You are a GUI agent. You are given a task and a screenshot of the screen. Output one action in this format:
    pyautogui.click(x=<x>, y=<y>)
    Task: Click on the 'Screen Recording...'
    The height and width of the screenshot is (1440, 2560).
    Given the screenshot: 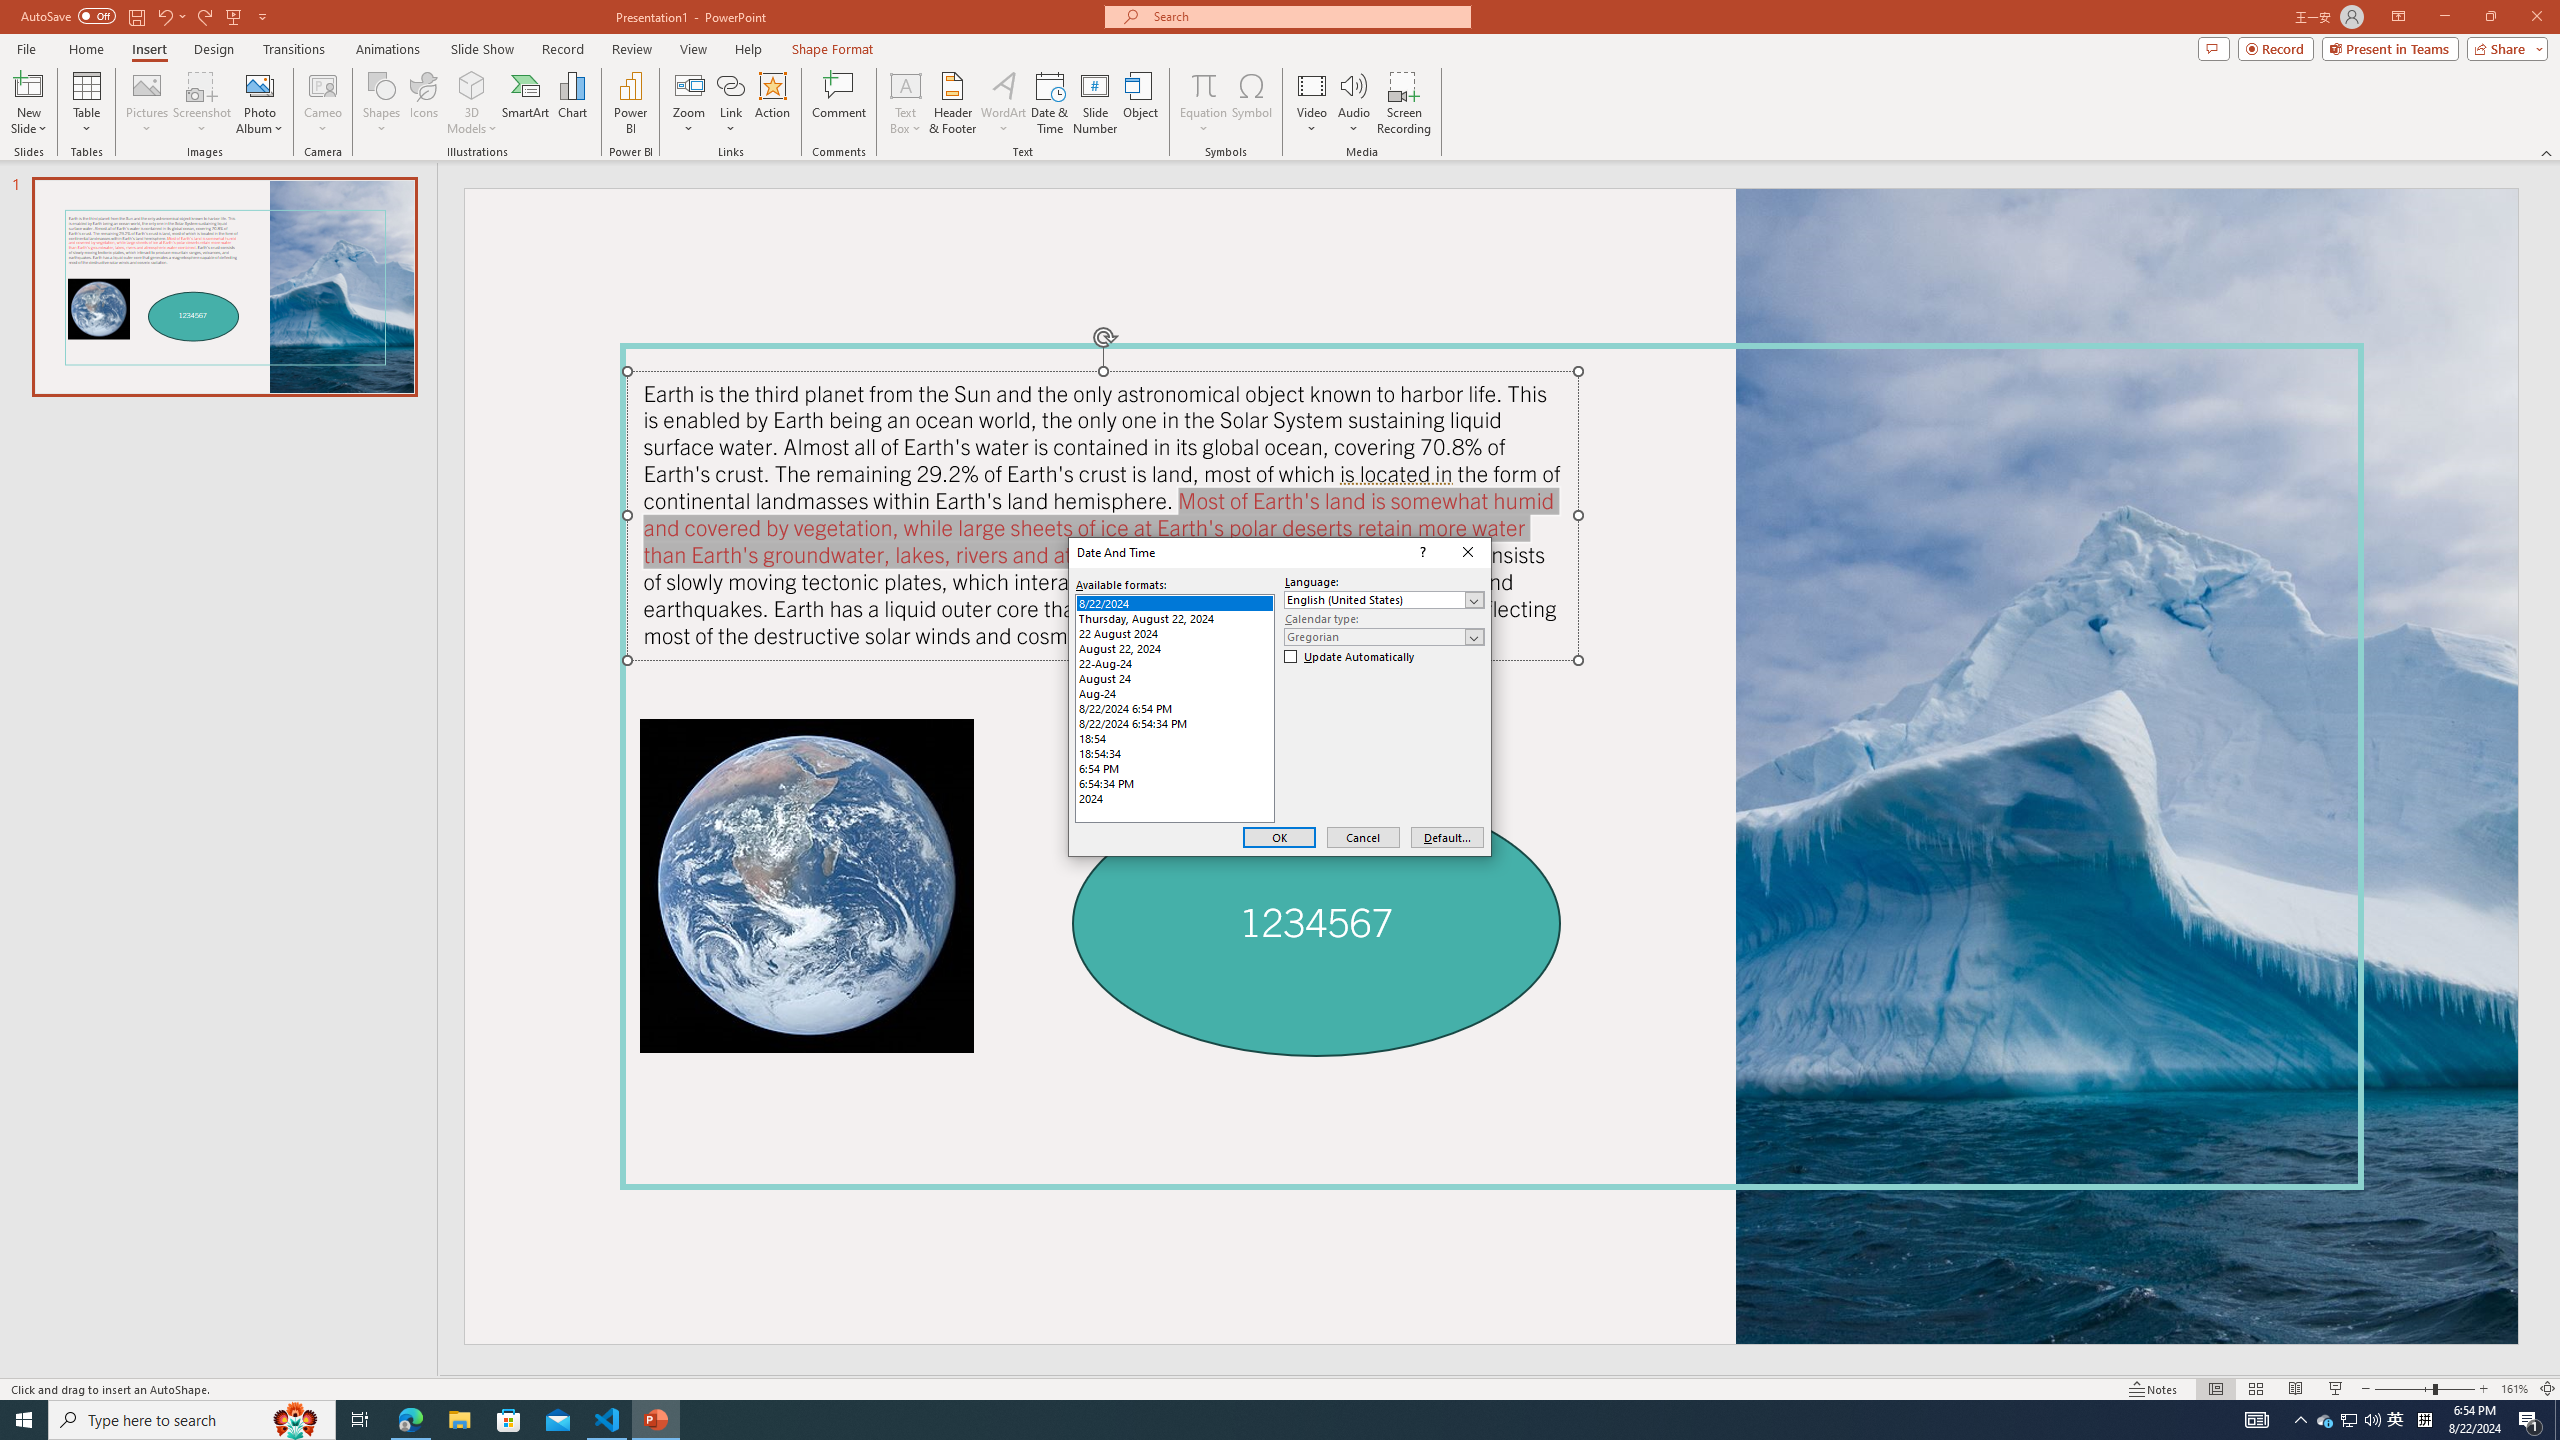 What is the action you would take?
    pyautogui.click(x=1403, y=103)
    